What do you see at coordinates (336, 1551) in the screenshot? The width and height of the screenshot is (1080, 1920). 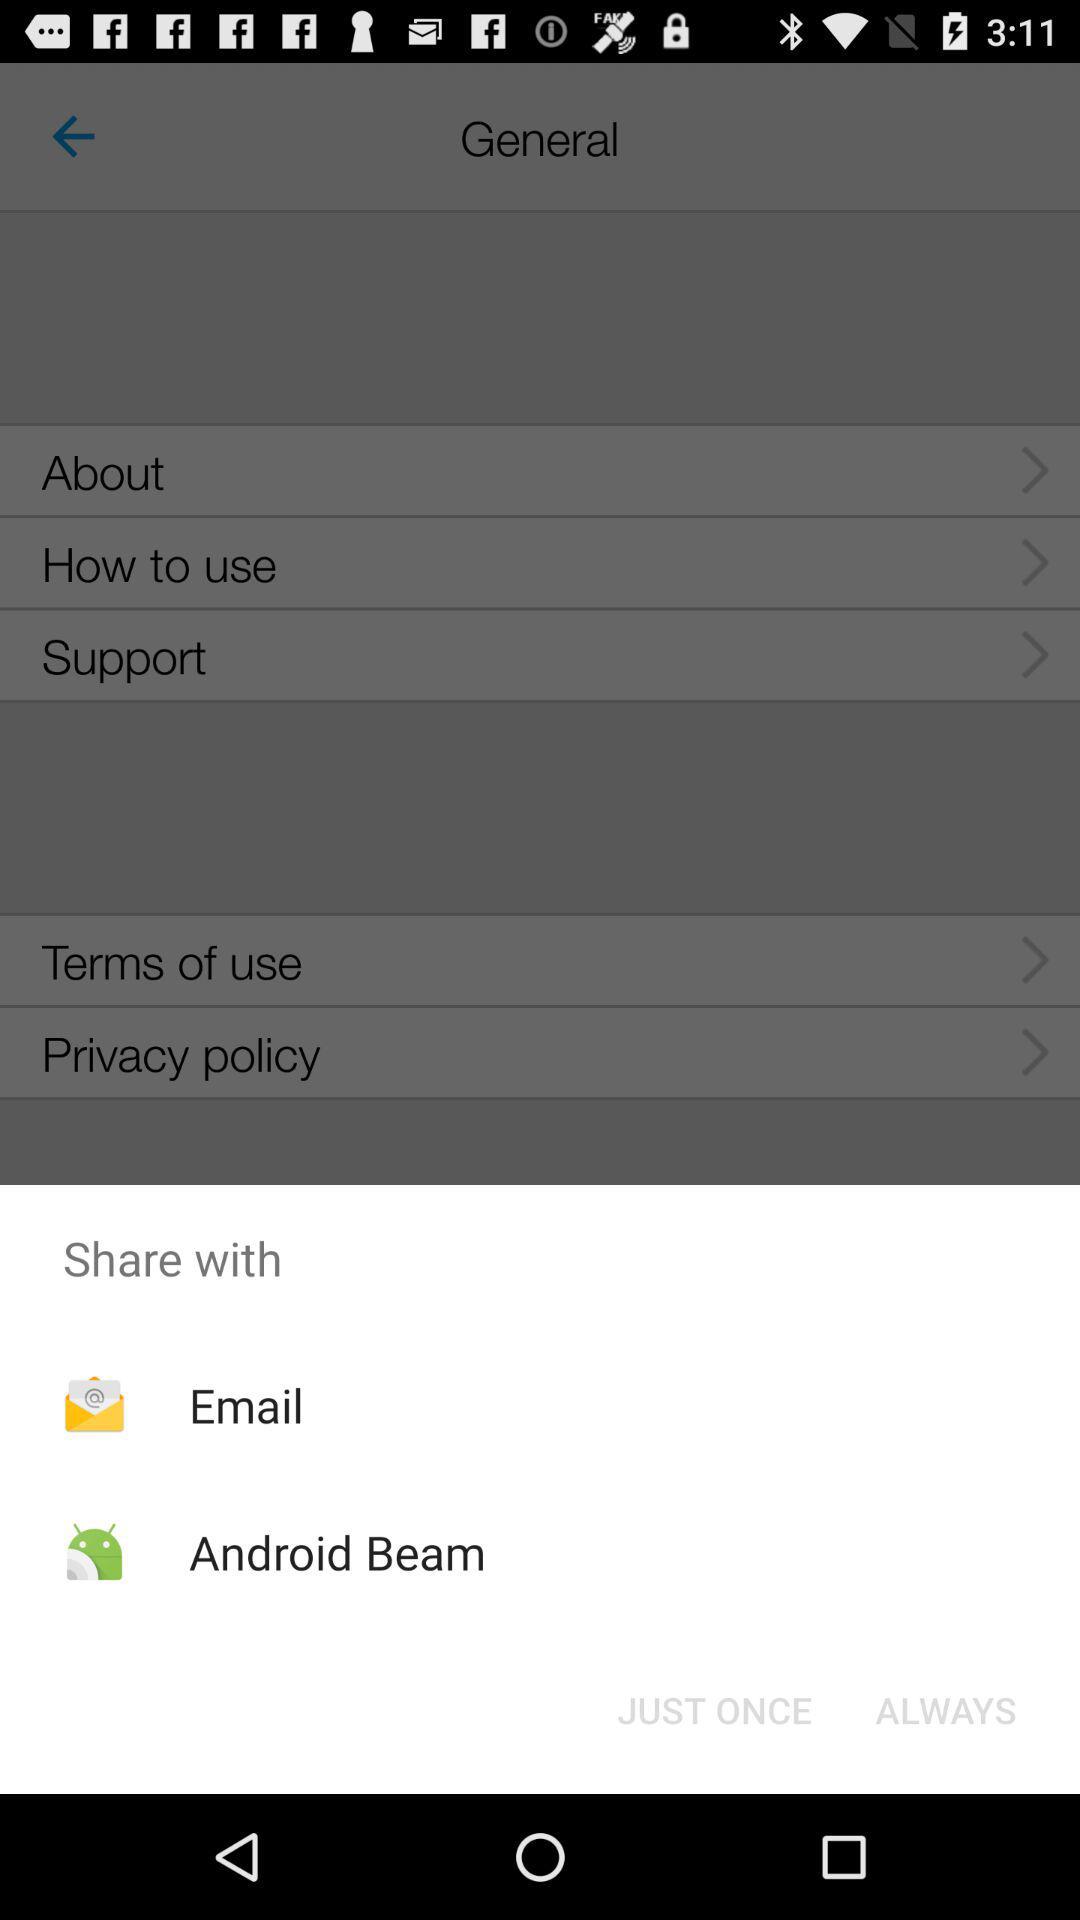 I see `android beam app` at bounding box center [336, 1551].